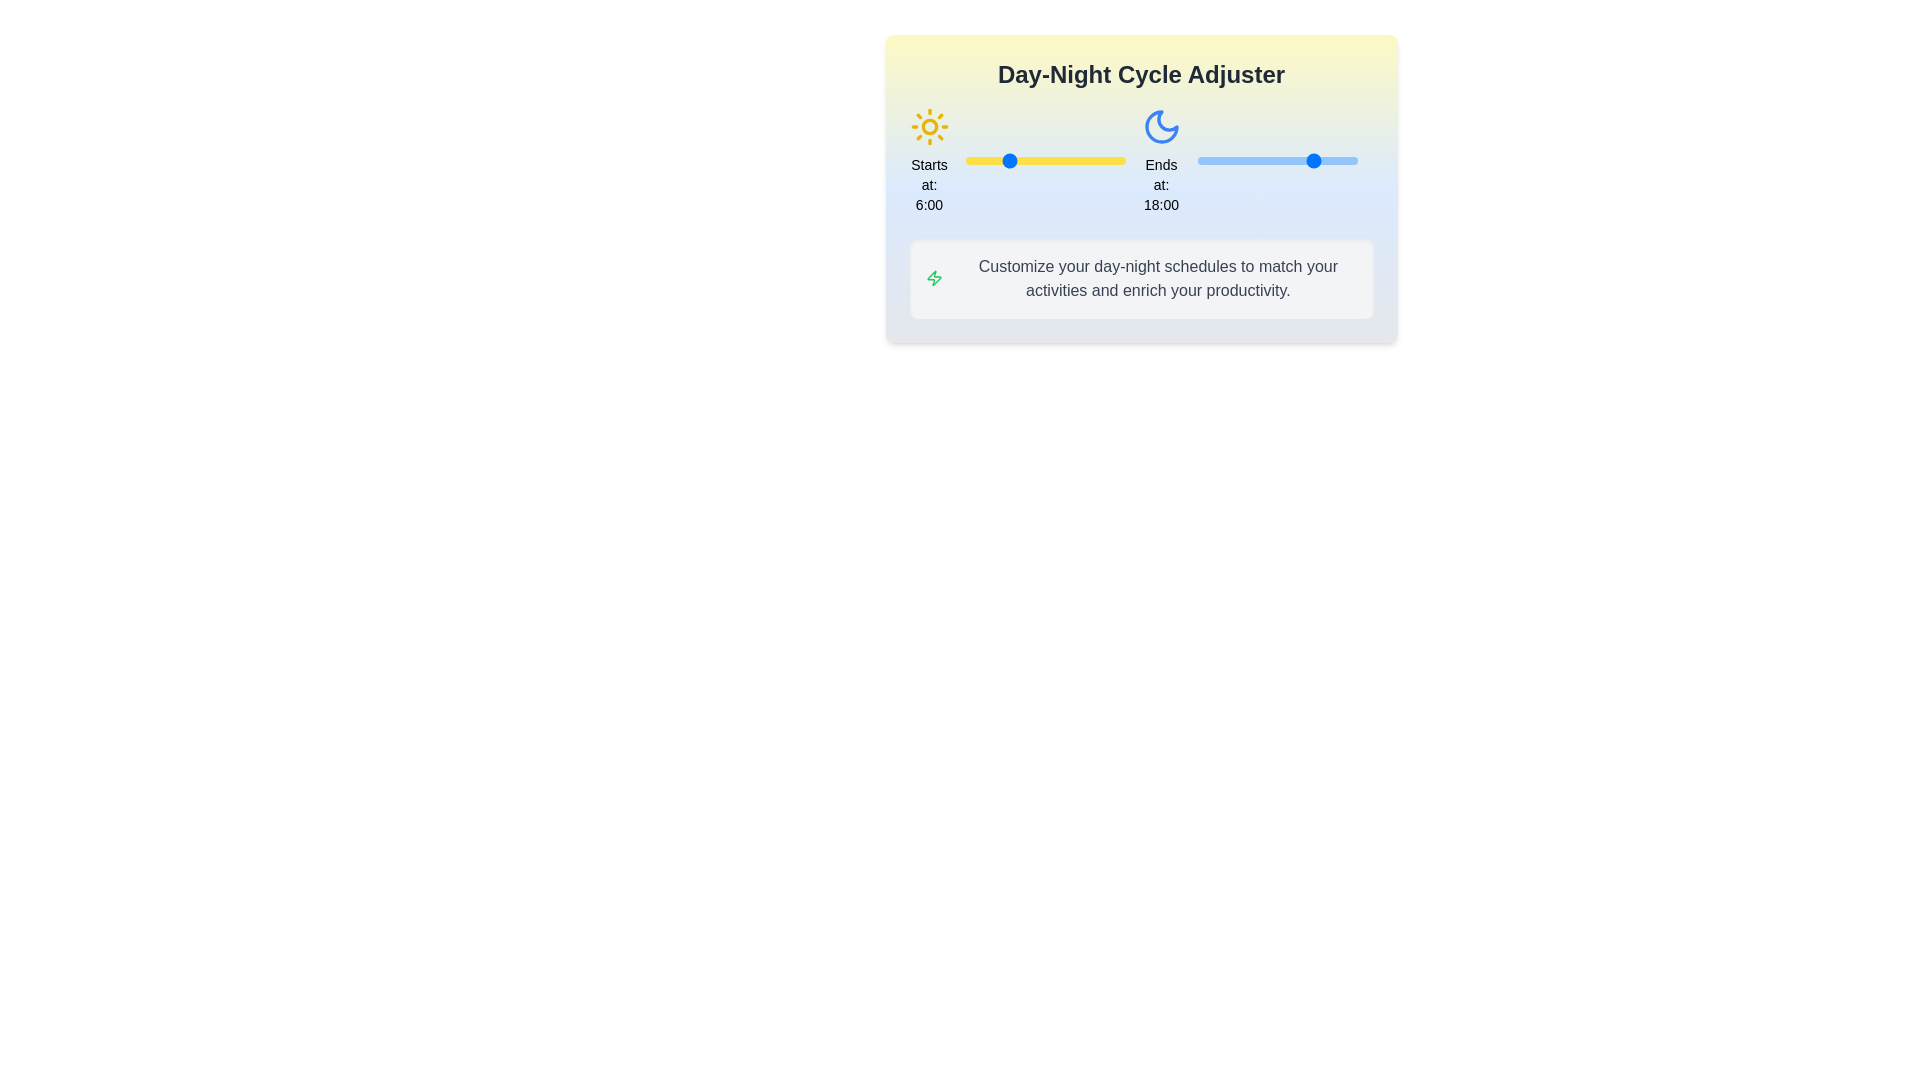  Describe the element at coordinates (1038, 160) in the screenshot. I see `the start time of the day cycle to 11 hours using the left slider` at that location.